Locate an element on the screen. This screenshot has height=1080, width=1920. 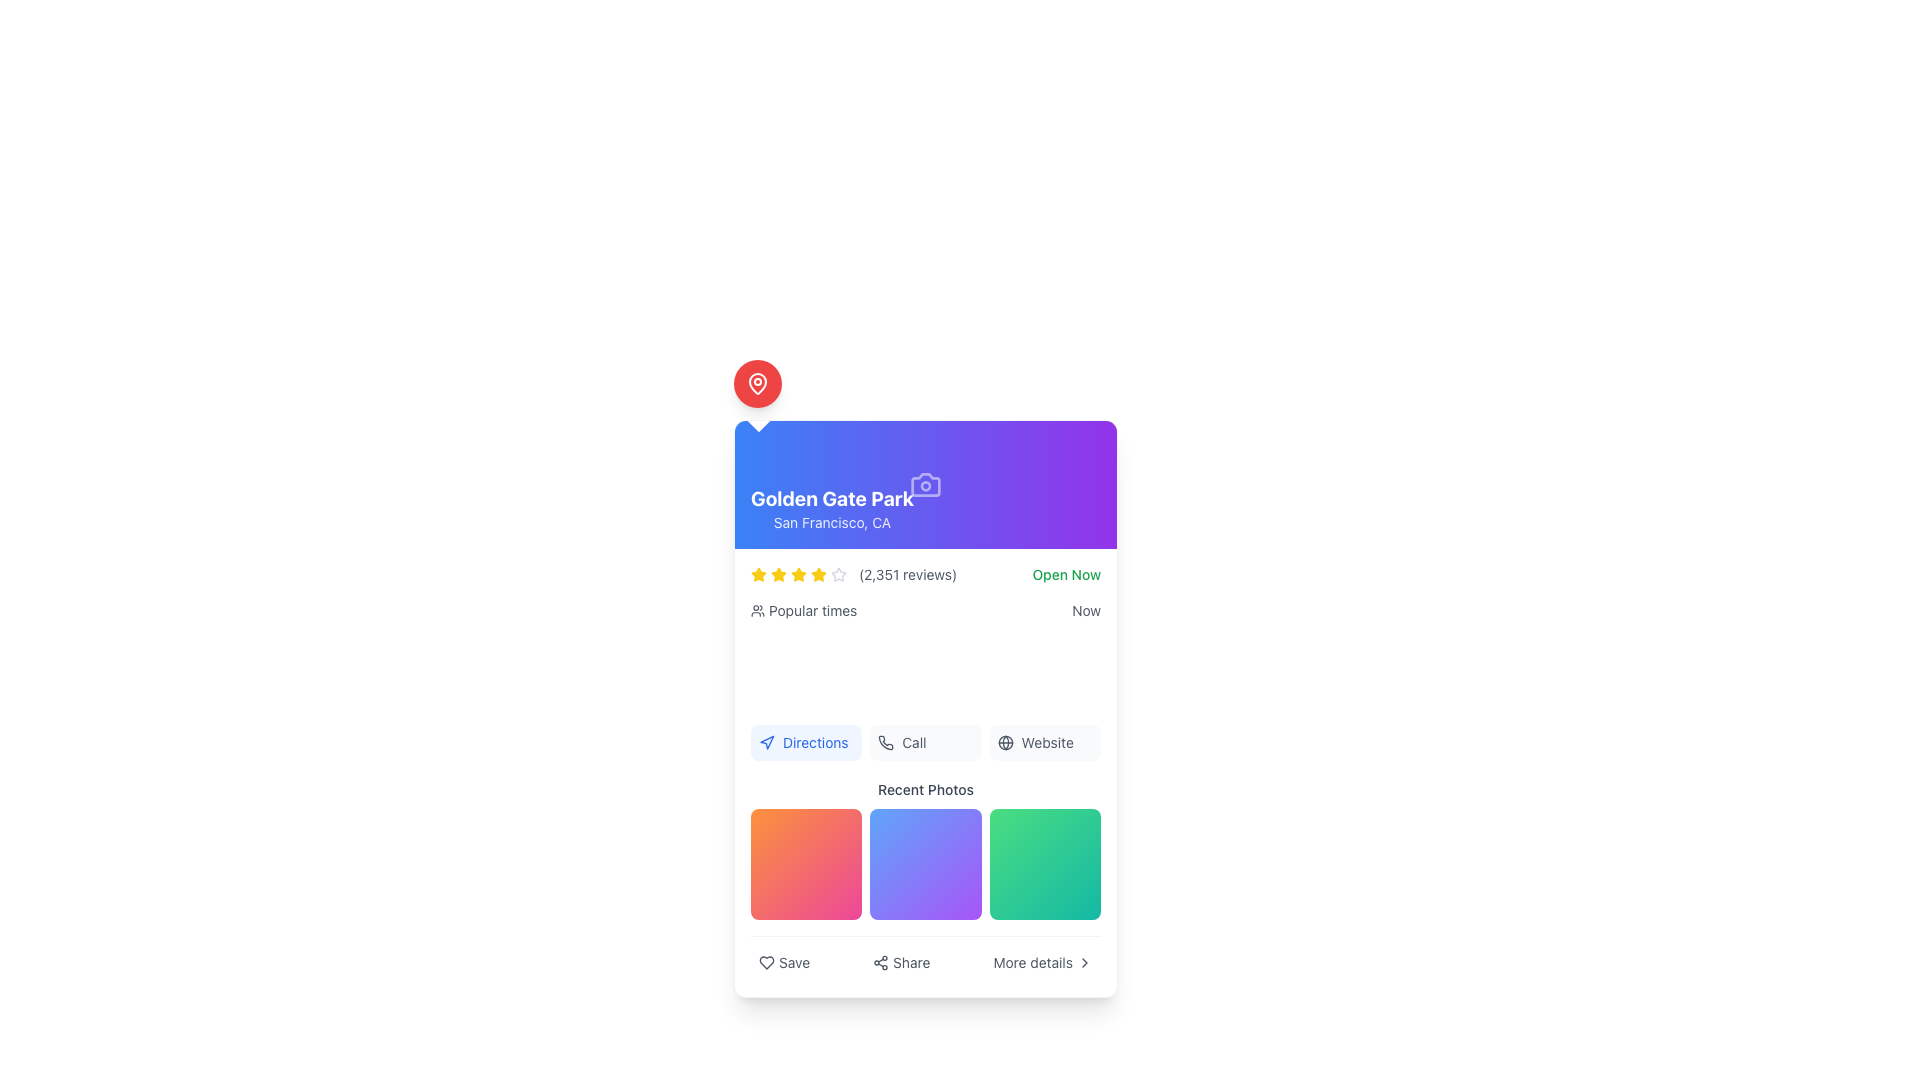
the first star-shaped icon in the rating system below the title 'Golden Gate Park, San Francisco, CA' to indirectly influence the rating is located at coordinates (776, 574).